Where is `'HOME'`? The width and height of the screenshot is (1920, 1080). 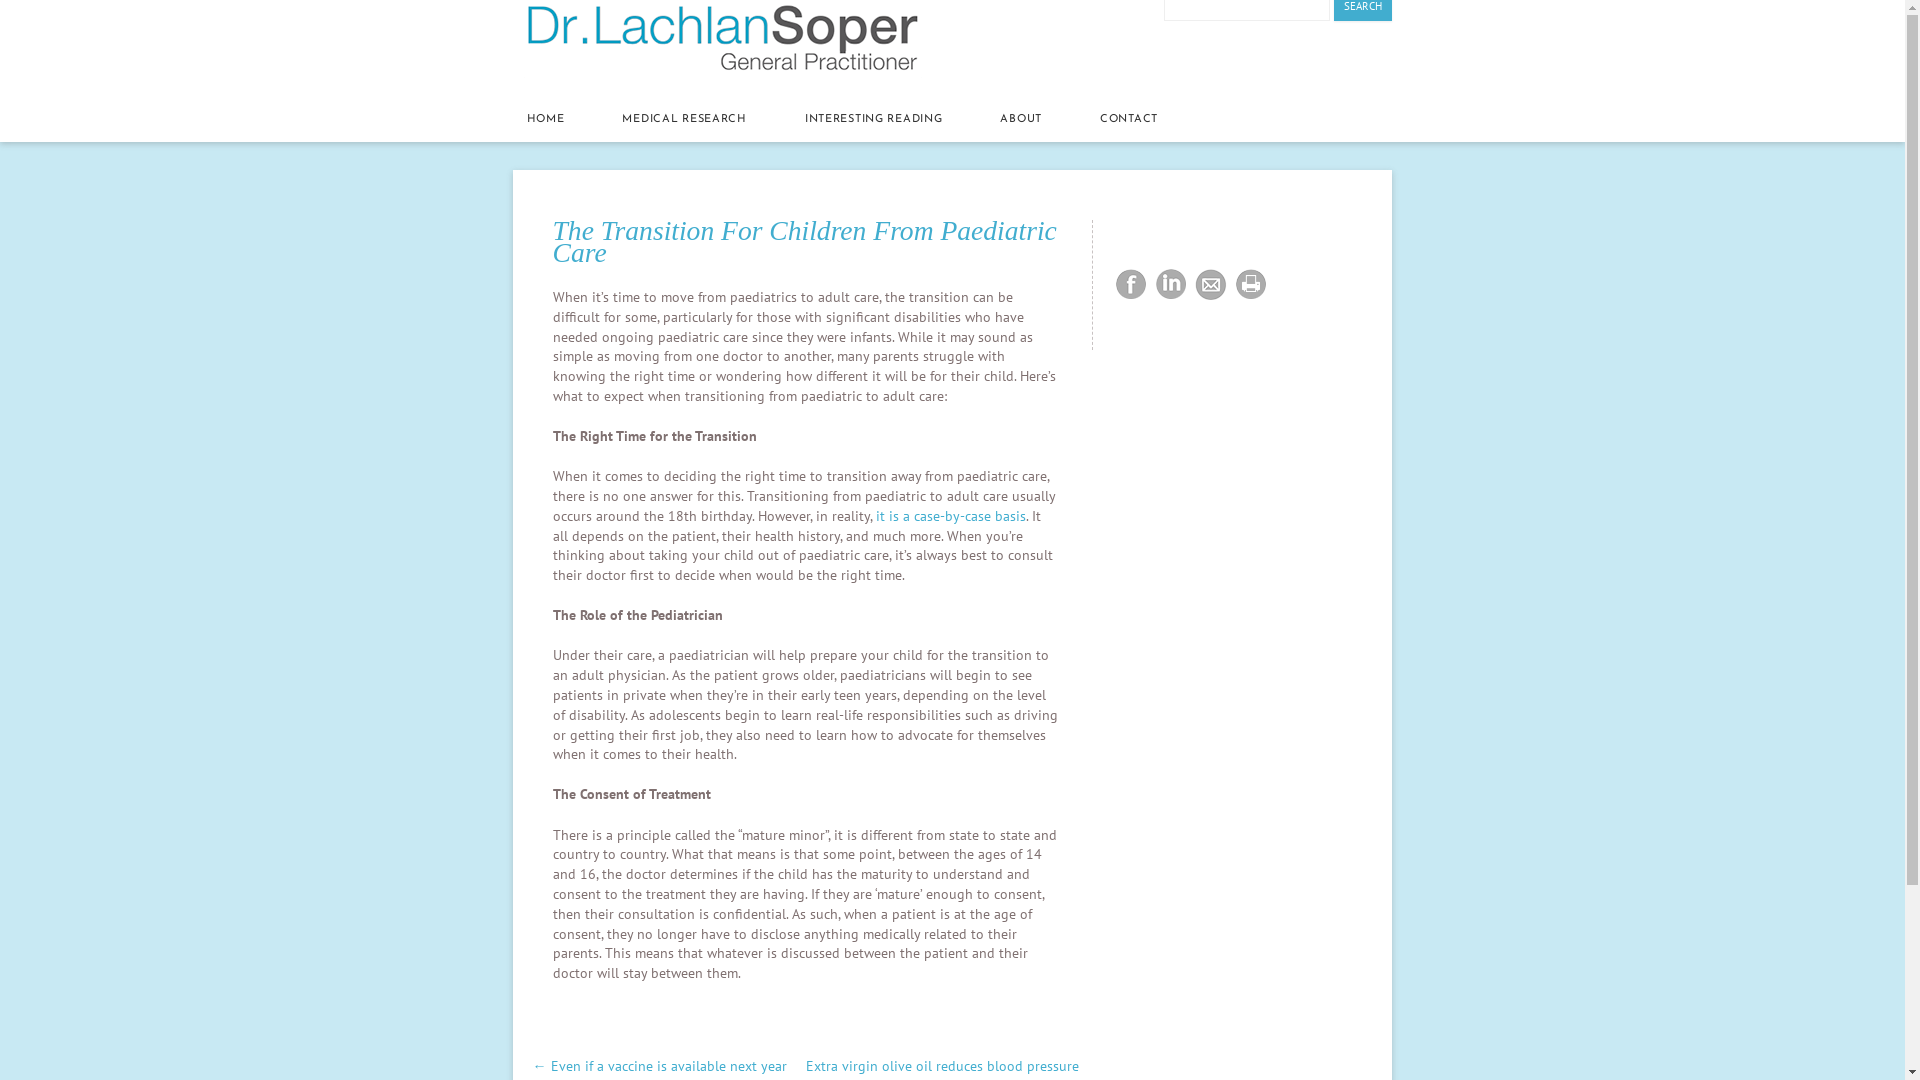 'HOME' is located at coordinates (527, 120).